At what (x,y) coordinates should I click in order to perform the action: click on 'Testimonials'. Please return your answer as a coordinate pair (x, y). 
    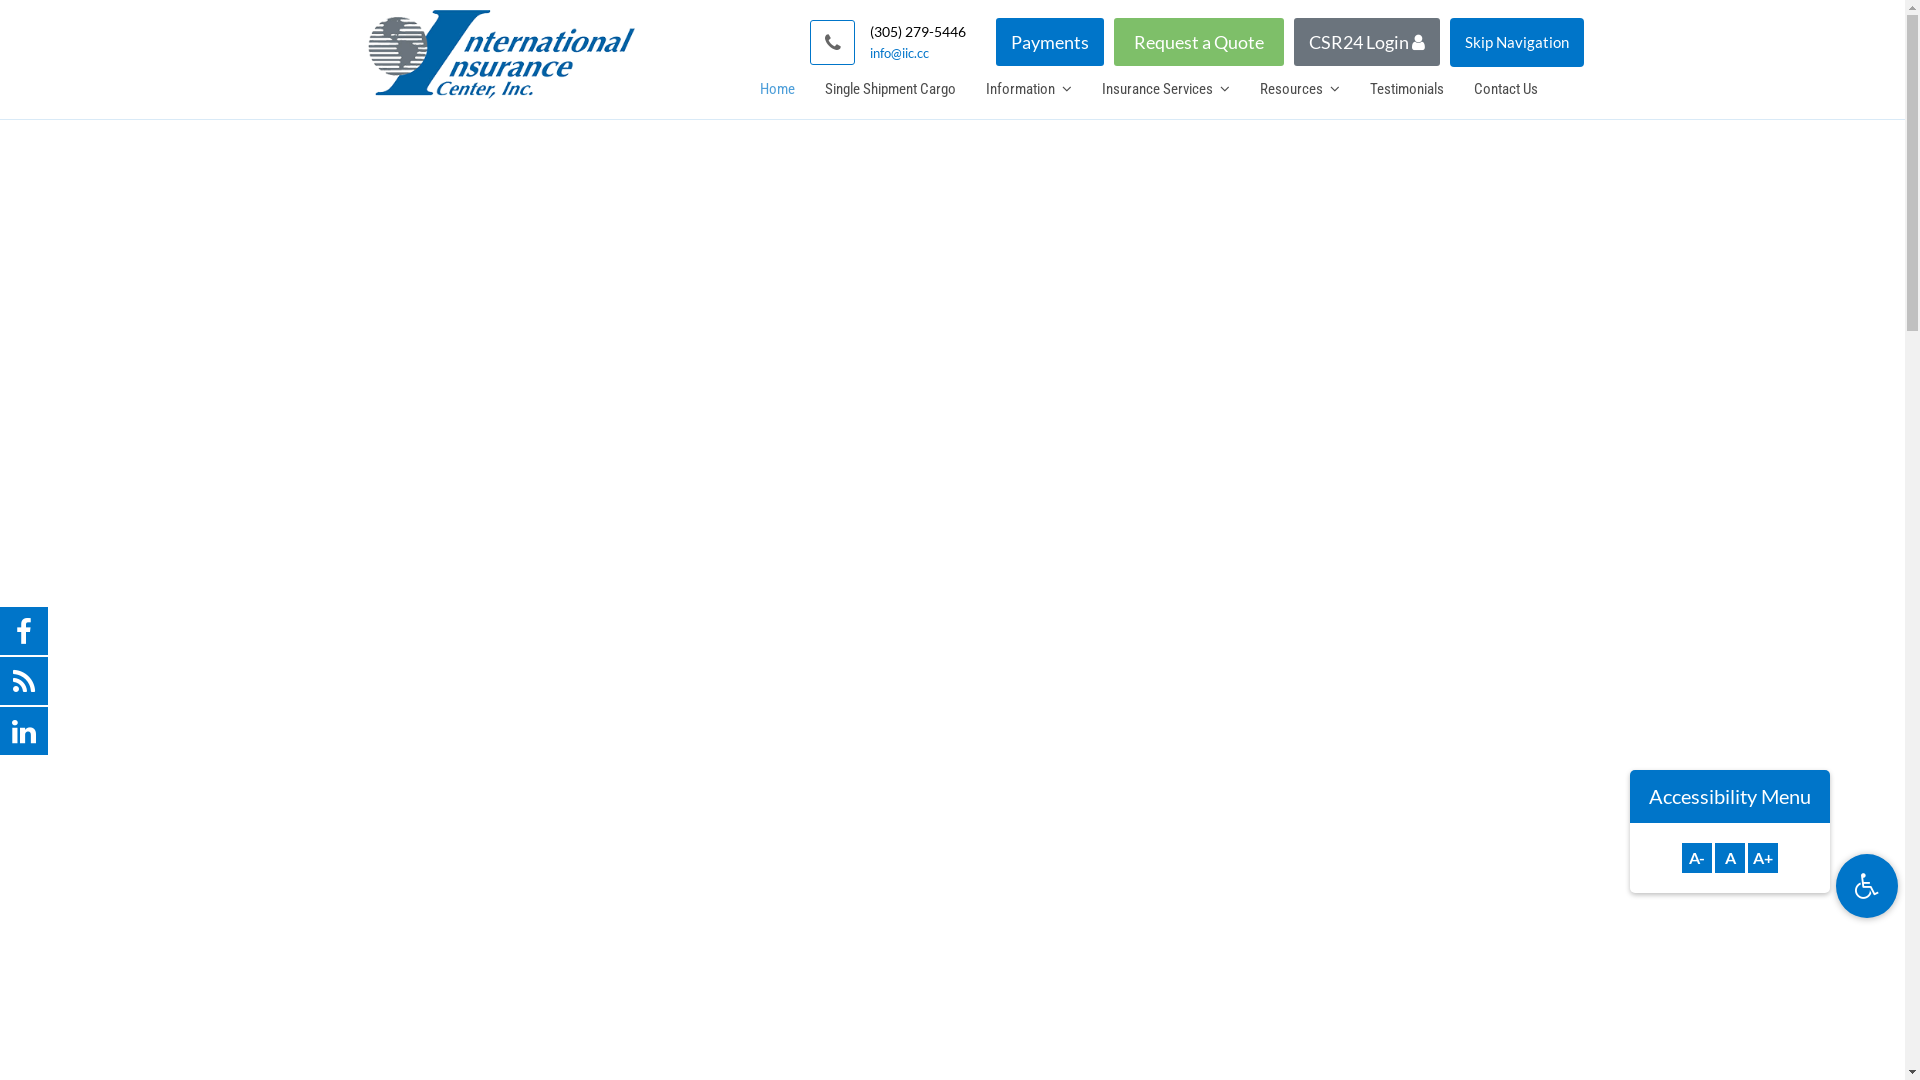
    Looking at the image, I should click on (1405, 87).